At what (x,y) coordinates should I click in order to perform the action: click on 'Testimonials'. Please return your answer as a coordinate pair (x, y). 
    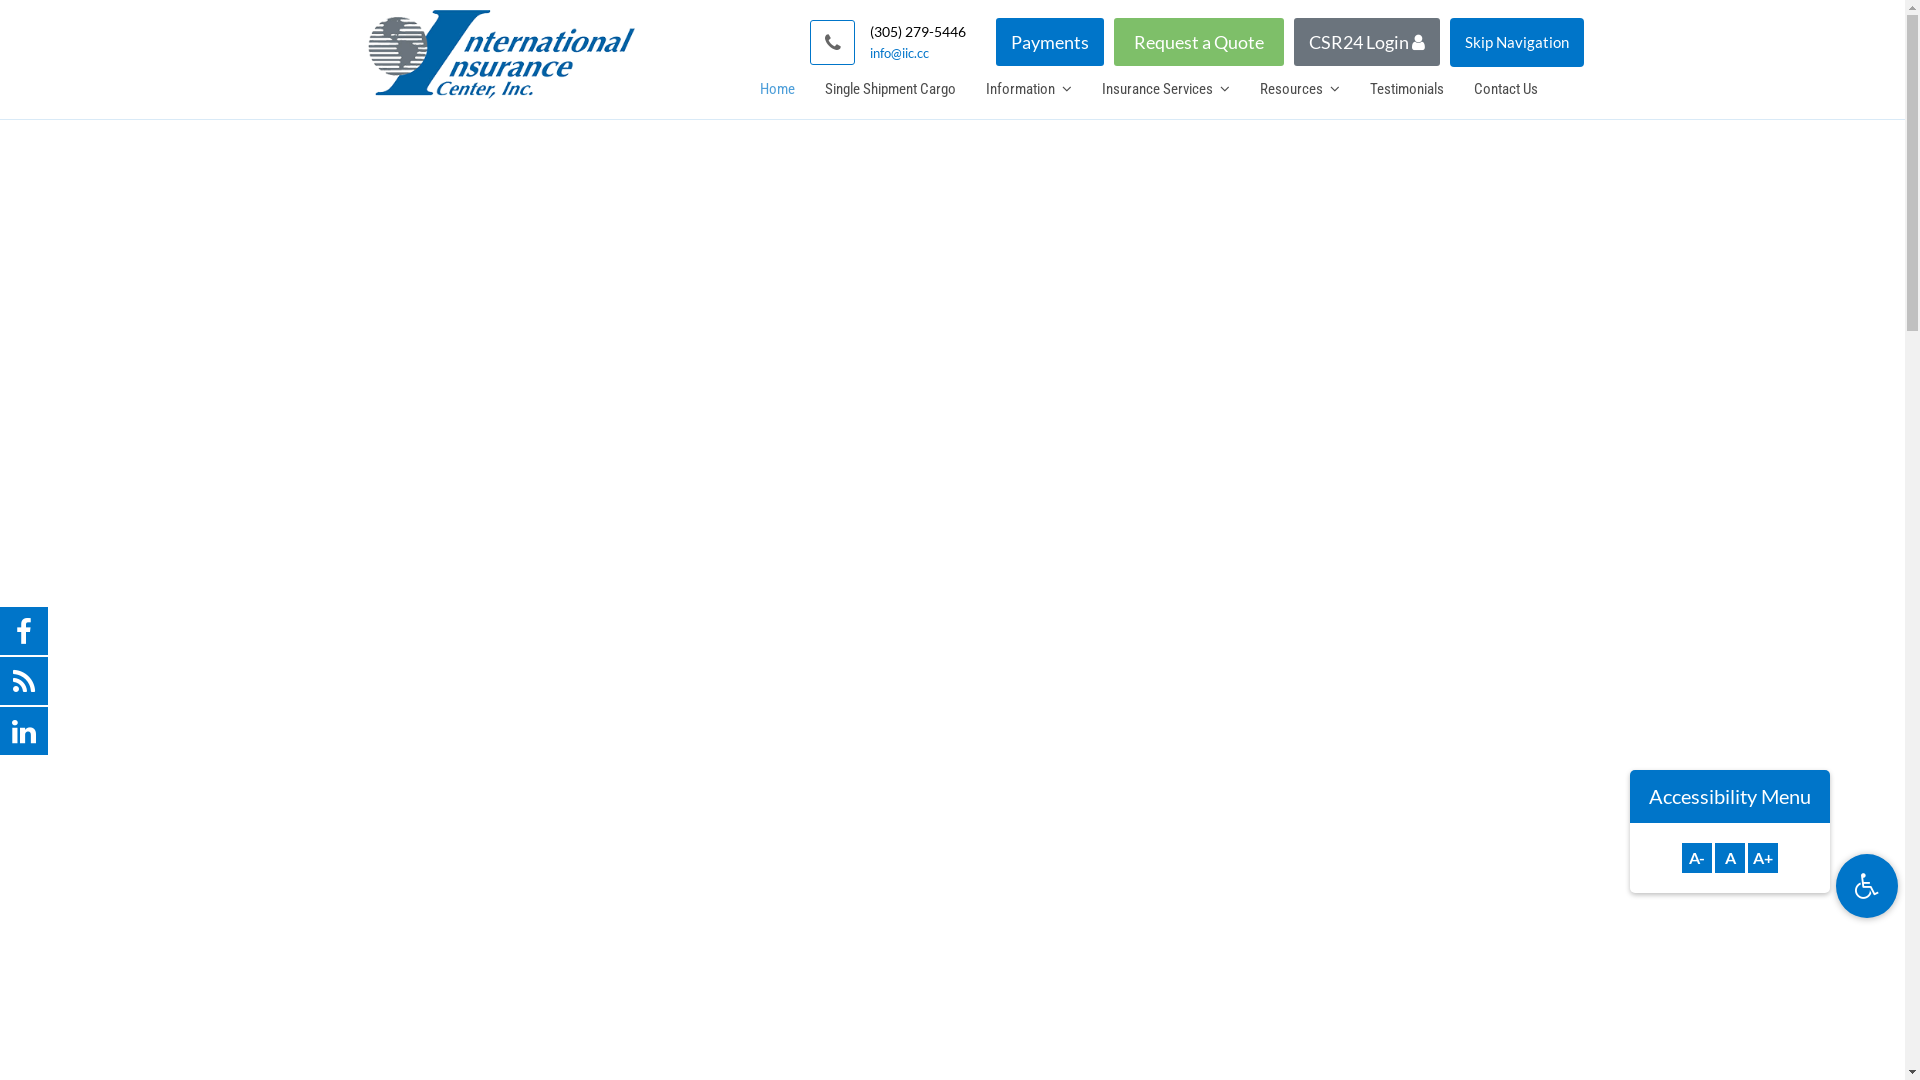
    Looking at the image, I should click on (1405, 87).